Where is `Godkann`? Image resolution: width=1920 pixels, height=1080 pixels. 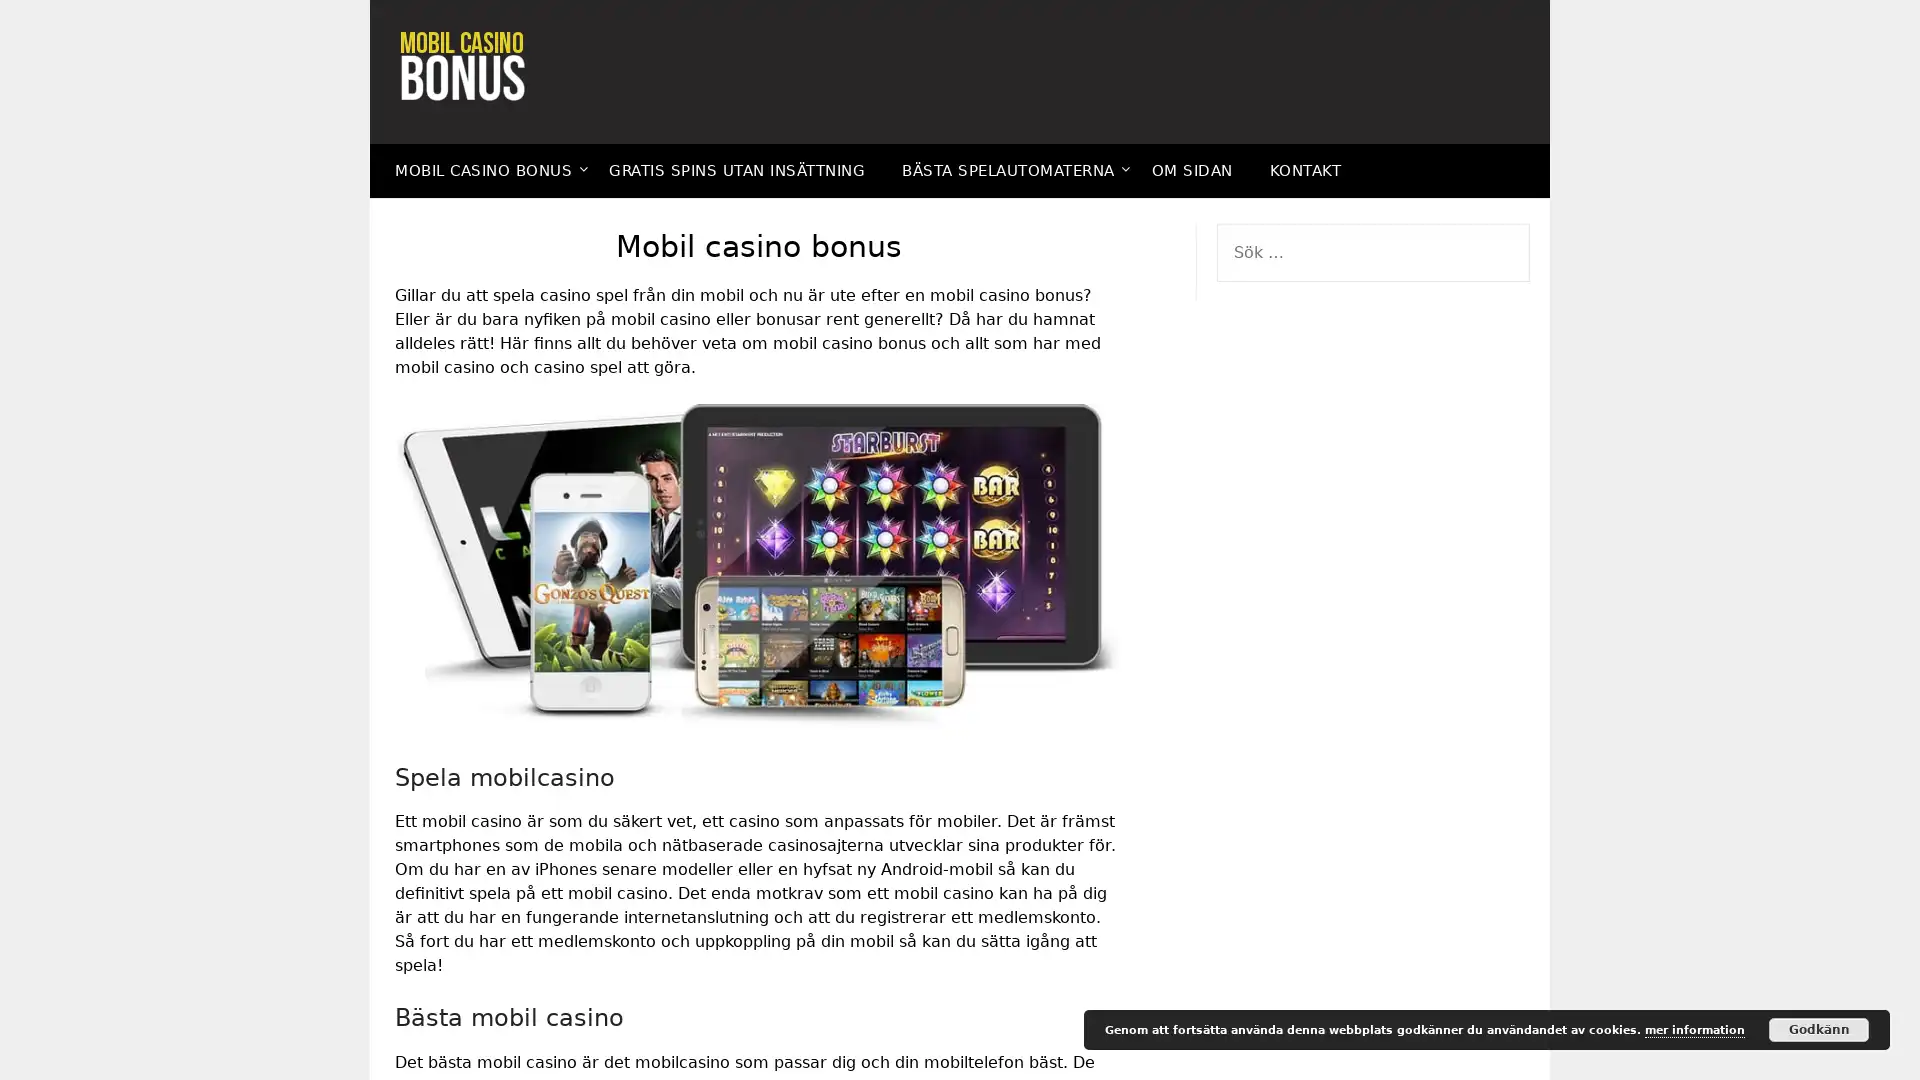
Godkann is located at coordinates (1819, 1029).